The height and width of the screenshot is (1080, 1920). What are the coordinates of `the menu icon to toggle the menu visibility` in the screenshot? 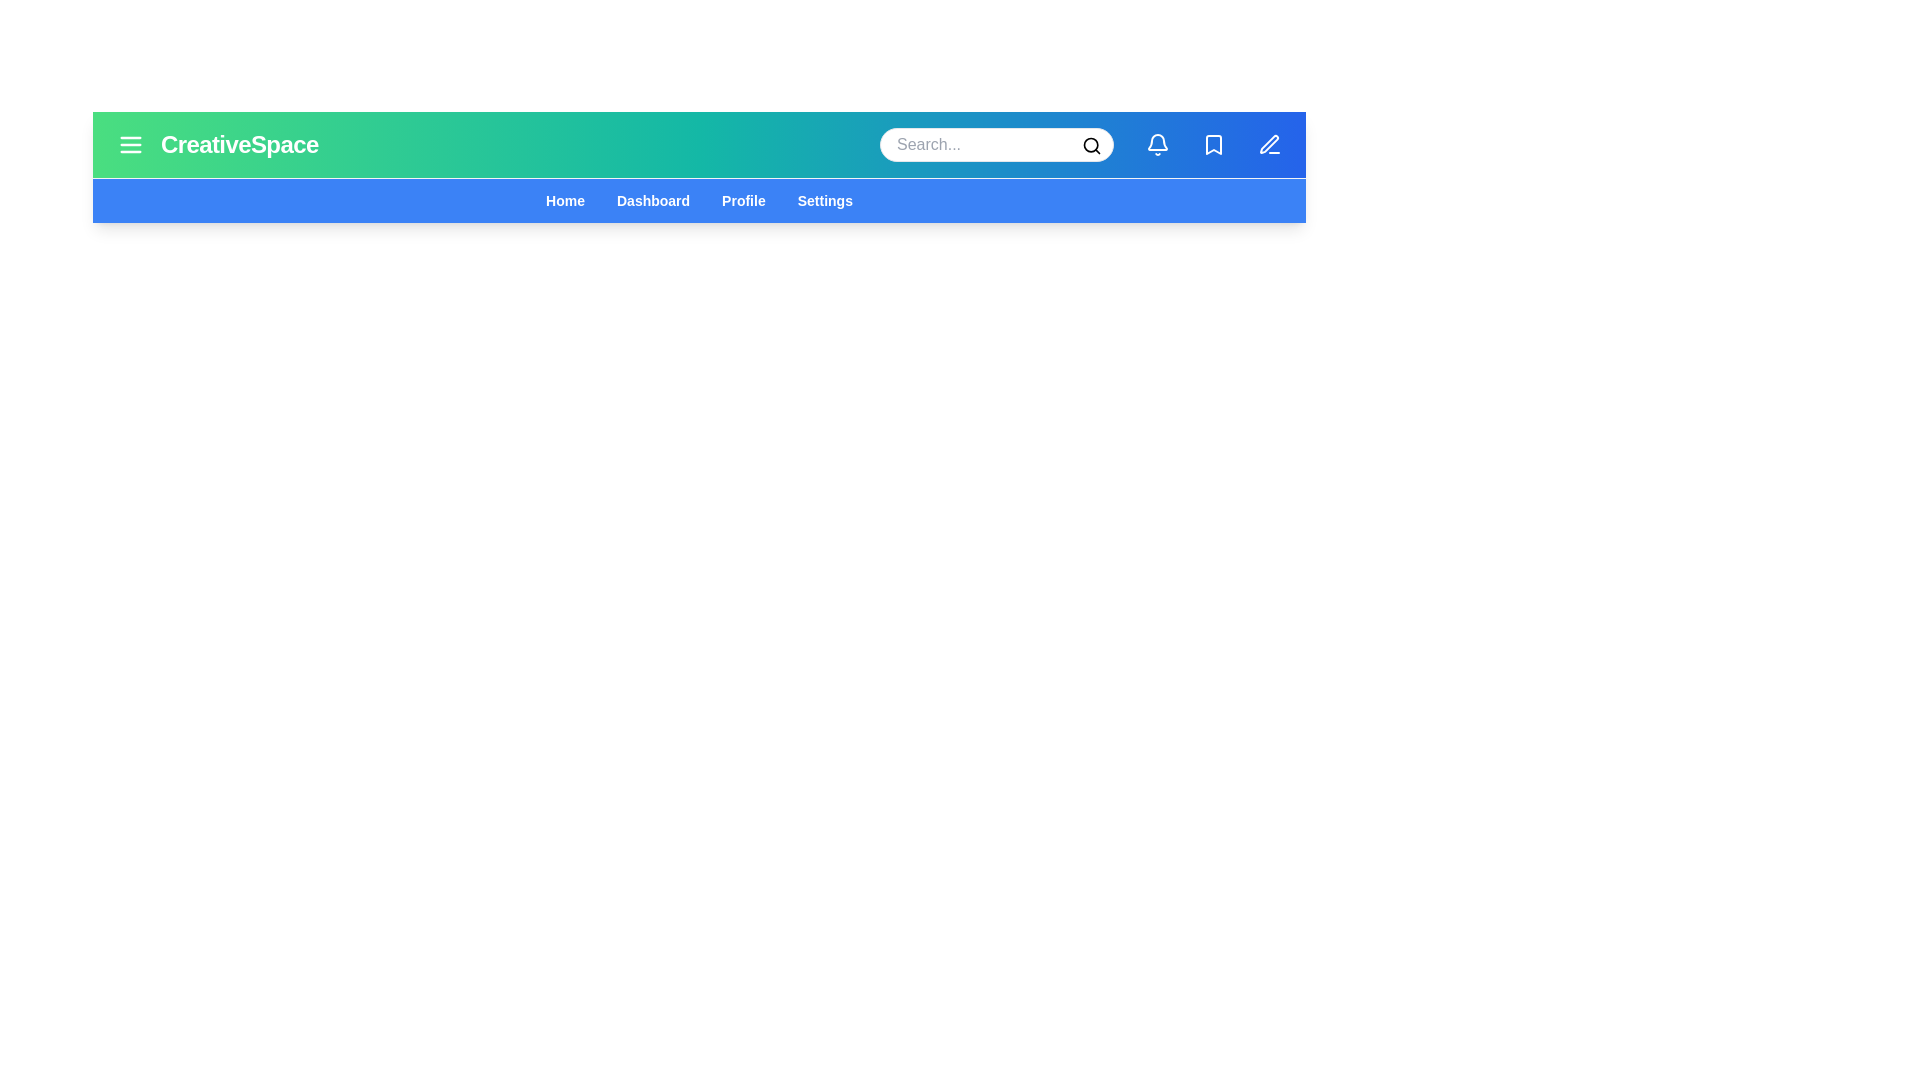 It's located at (129, 144).